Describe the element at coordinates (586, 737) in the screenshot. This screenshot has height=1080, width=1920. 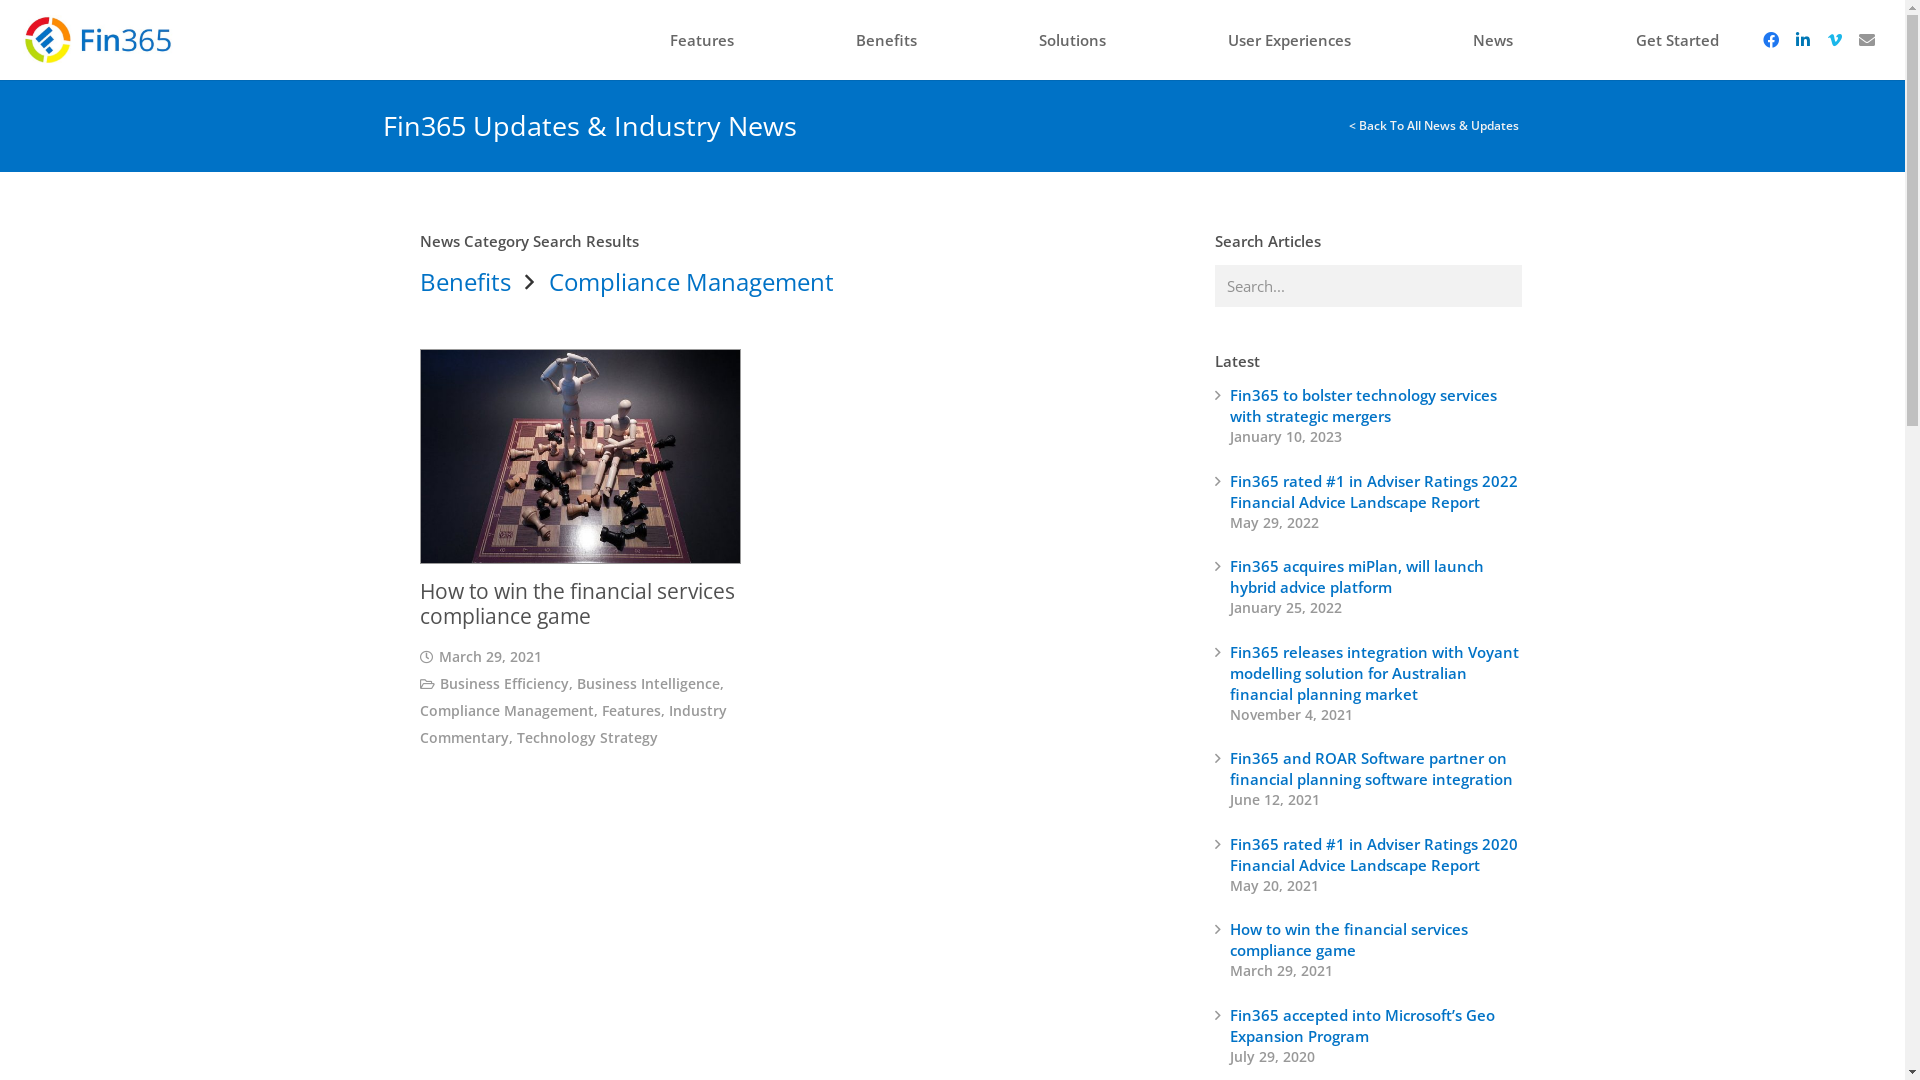
I see `'Technology Strategy'` at that location.